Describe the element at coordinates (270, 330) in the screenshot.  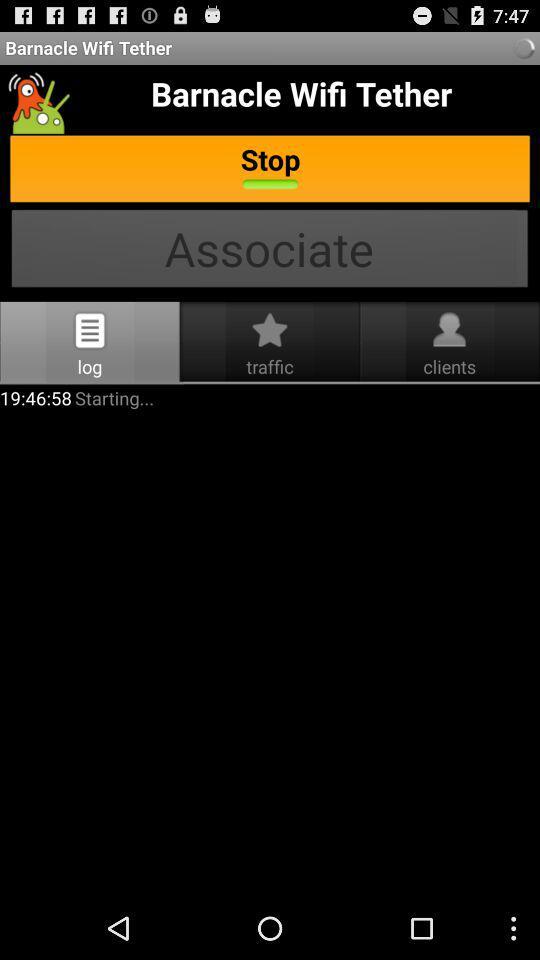
I see `the star symbol above traffic` at that location.